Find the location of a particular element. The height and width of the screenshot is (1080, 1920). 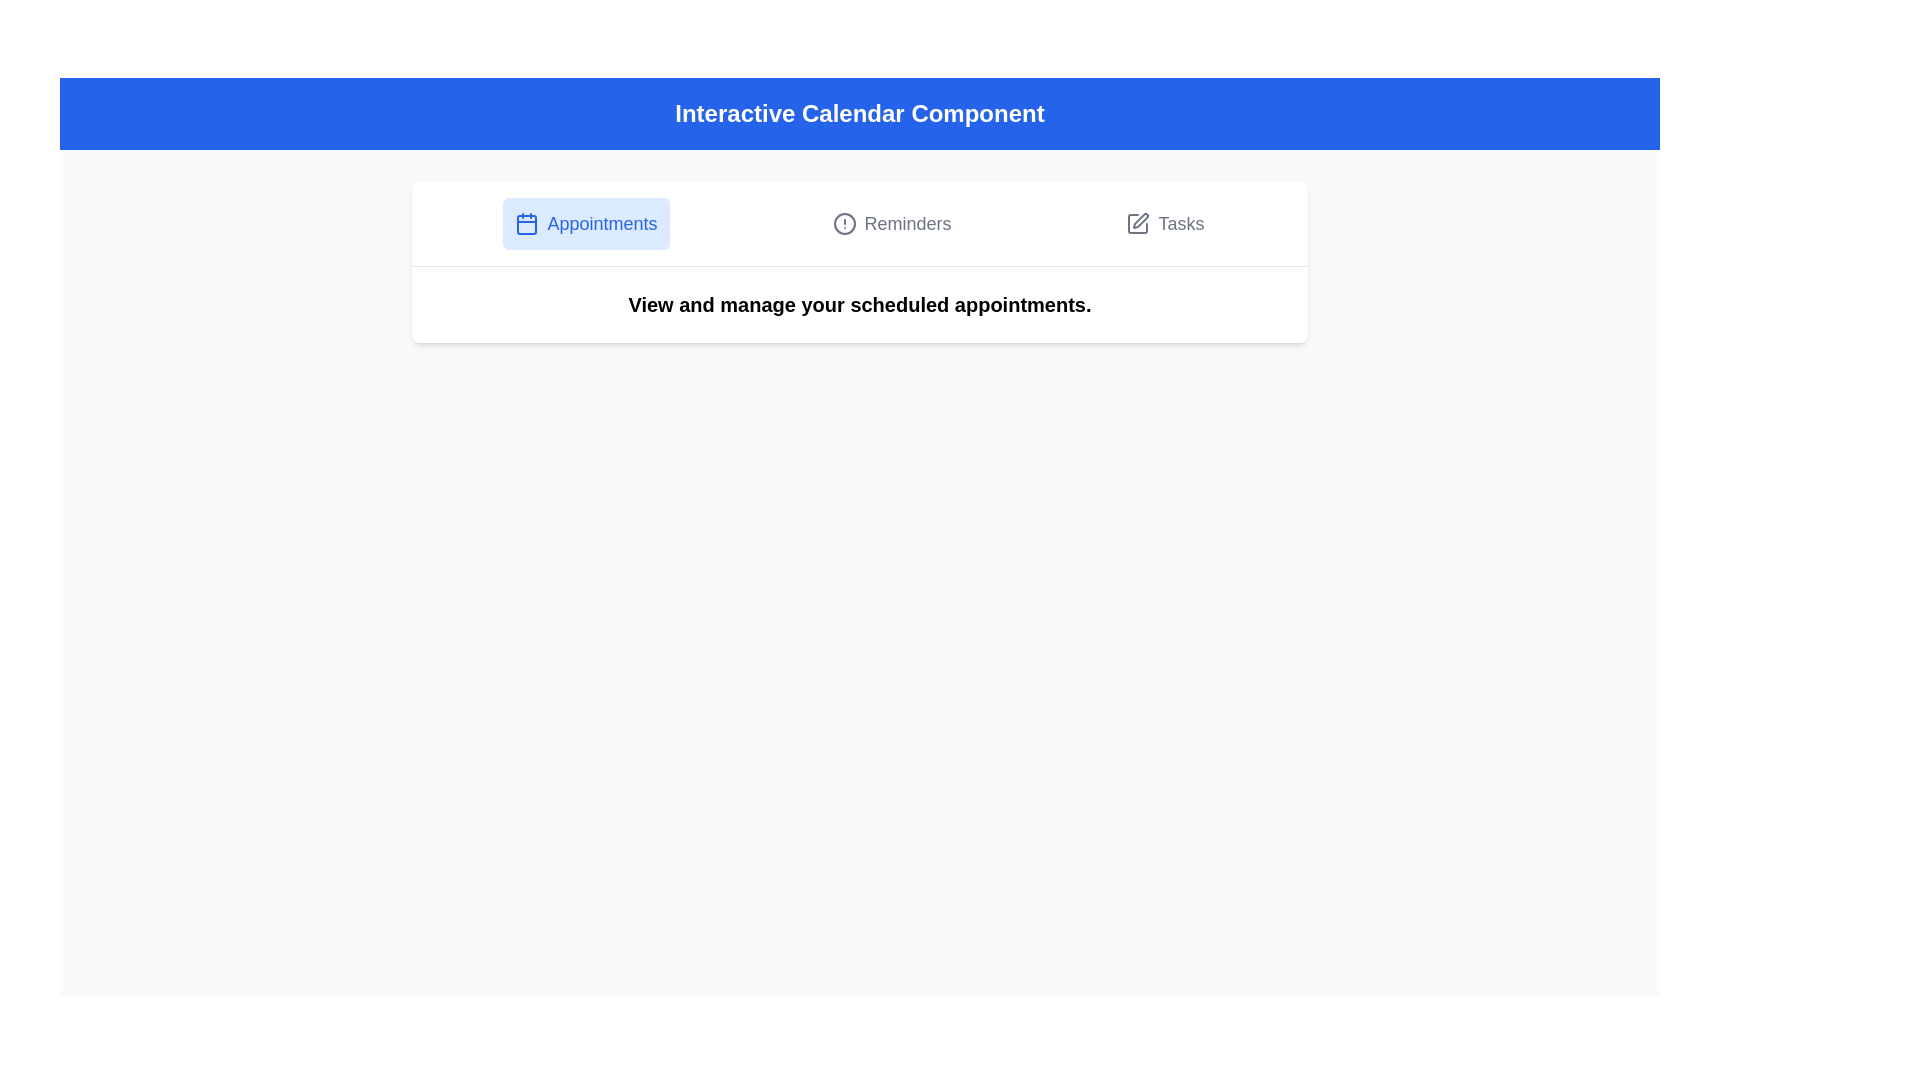

the Reminders tab is located at coordinates (891, 223).